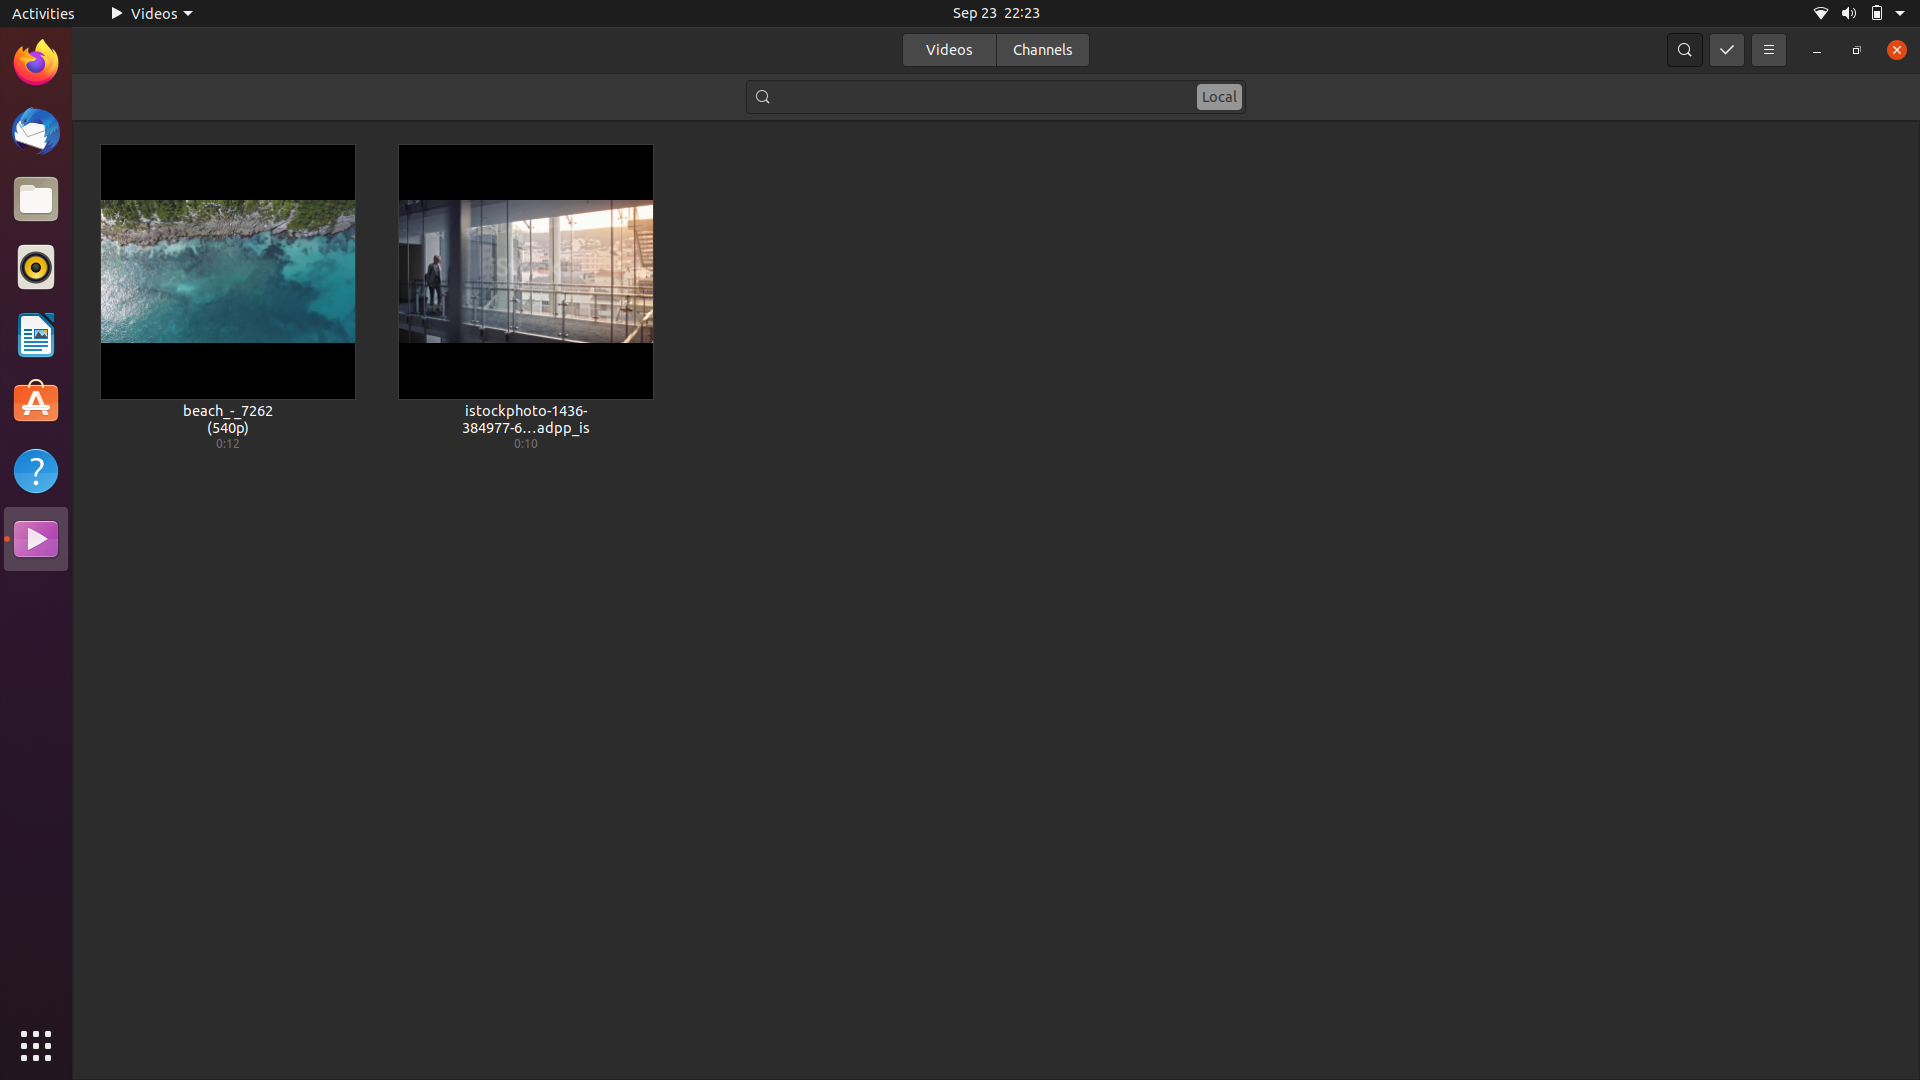 The image size is (1920, 1080). Describe the element at coordinates (996, 95) in the screenshot. I see `Look for a video tagged with the word "beach" in its title` at that location.